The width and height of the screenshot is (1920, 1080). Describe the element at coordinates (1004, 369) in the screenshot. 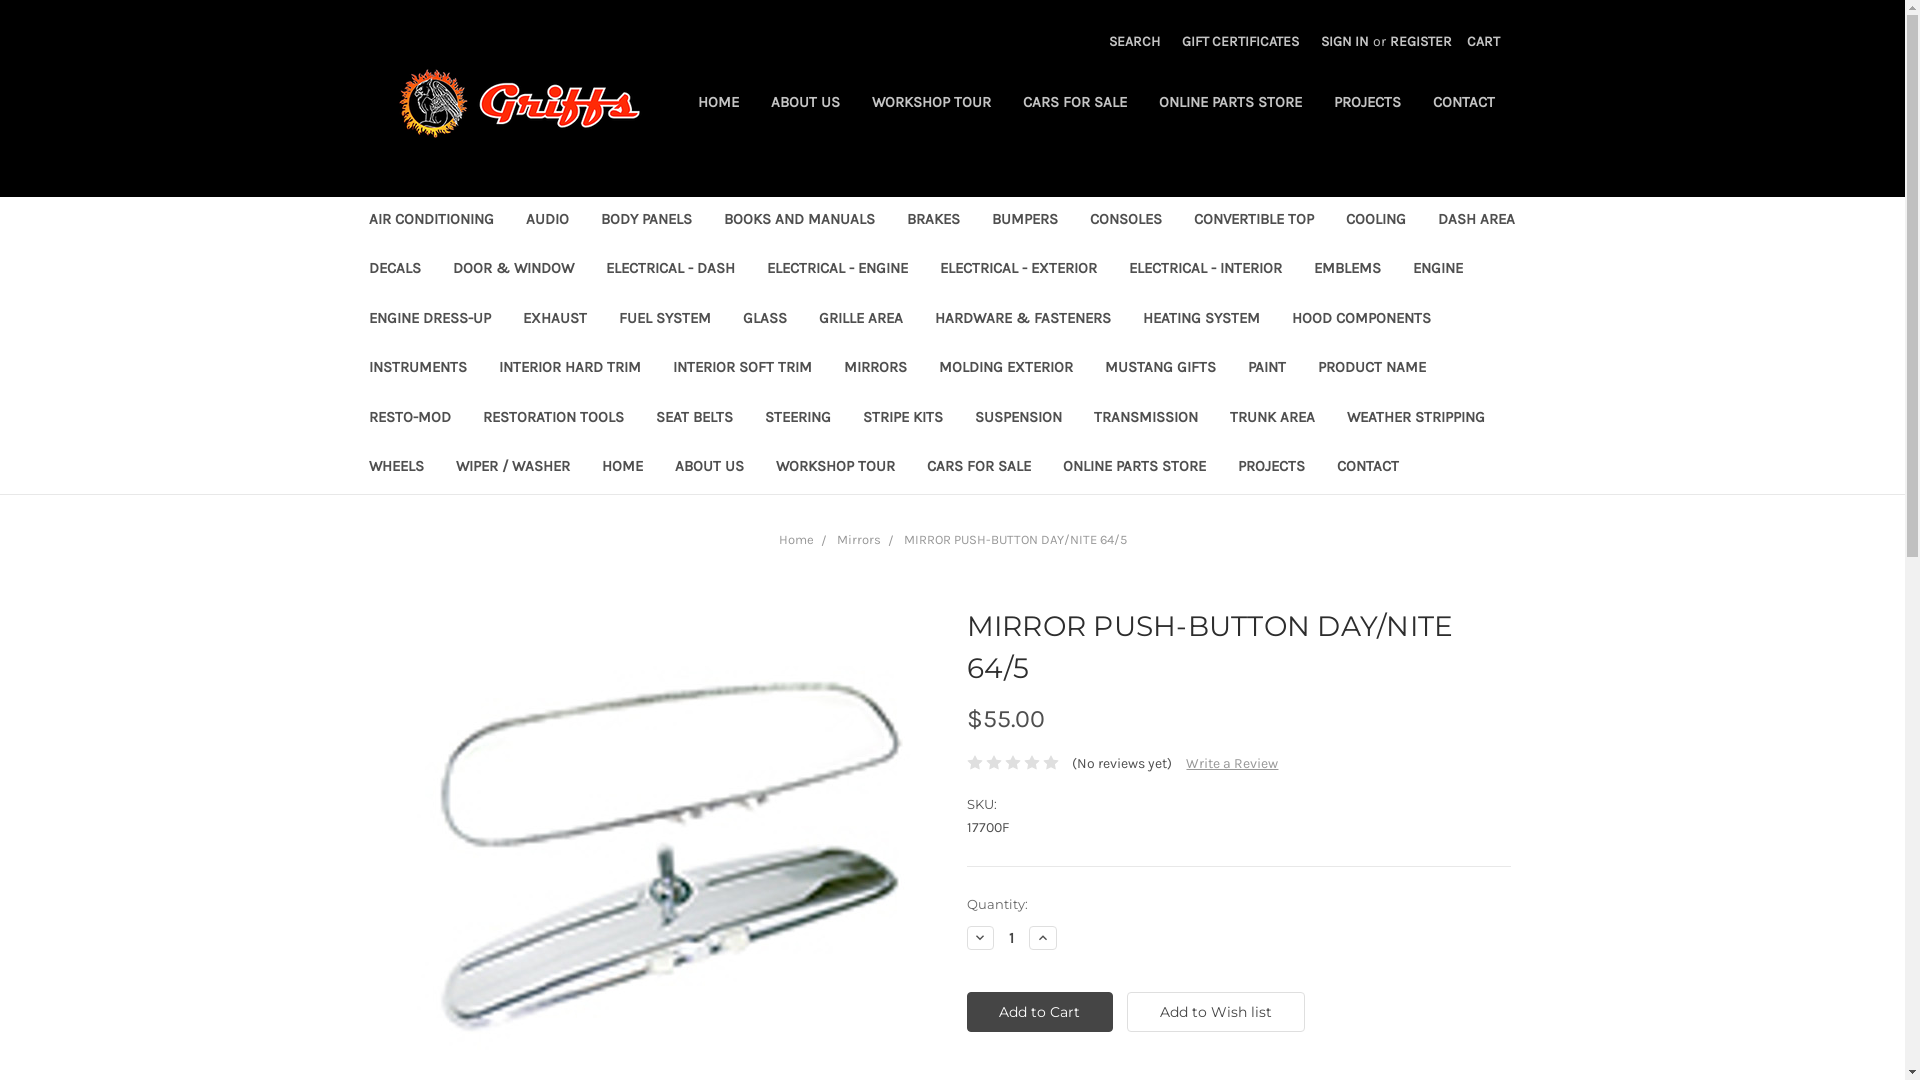

I see `'MOLDING EXTERIOR'` at that location.